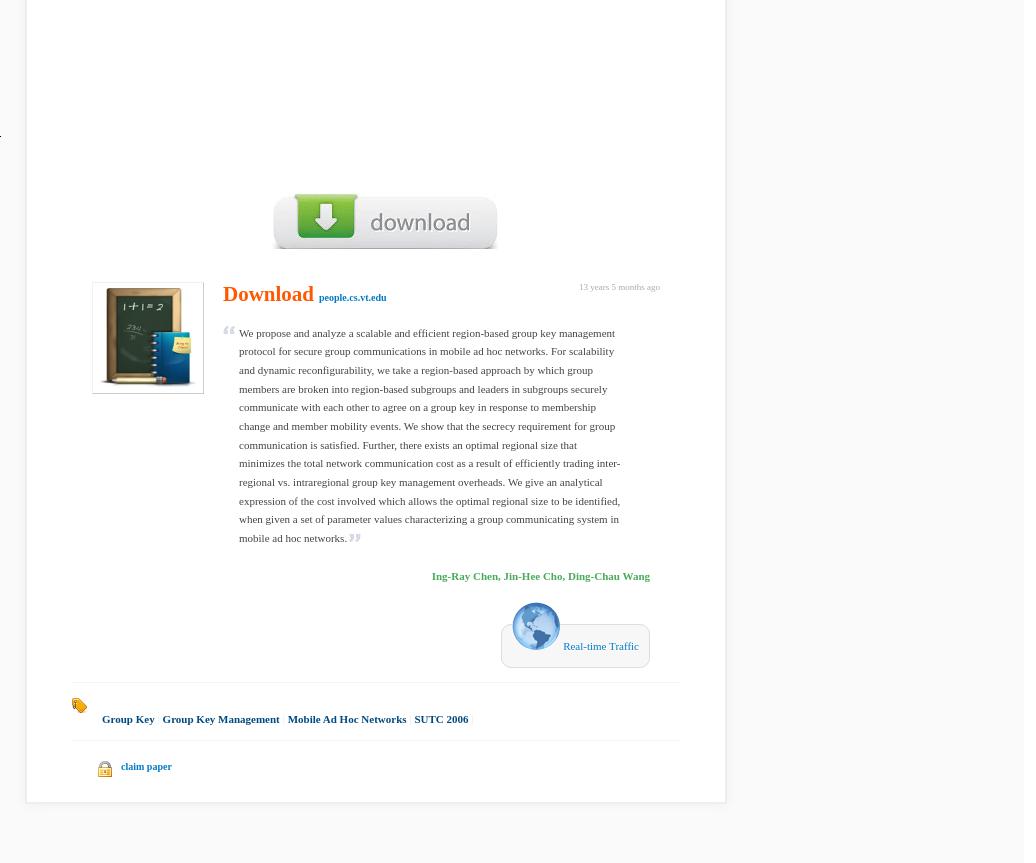 The height and width of the screenshot is (863, 1036). What do you see at coordinates (102, 718) in the screenshot?
I see `'Group Key'` at bounding box center [102, 718].